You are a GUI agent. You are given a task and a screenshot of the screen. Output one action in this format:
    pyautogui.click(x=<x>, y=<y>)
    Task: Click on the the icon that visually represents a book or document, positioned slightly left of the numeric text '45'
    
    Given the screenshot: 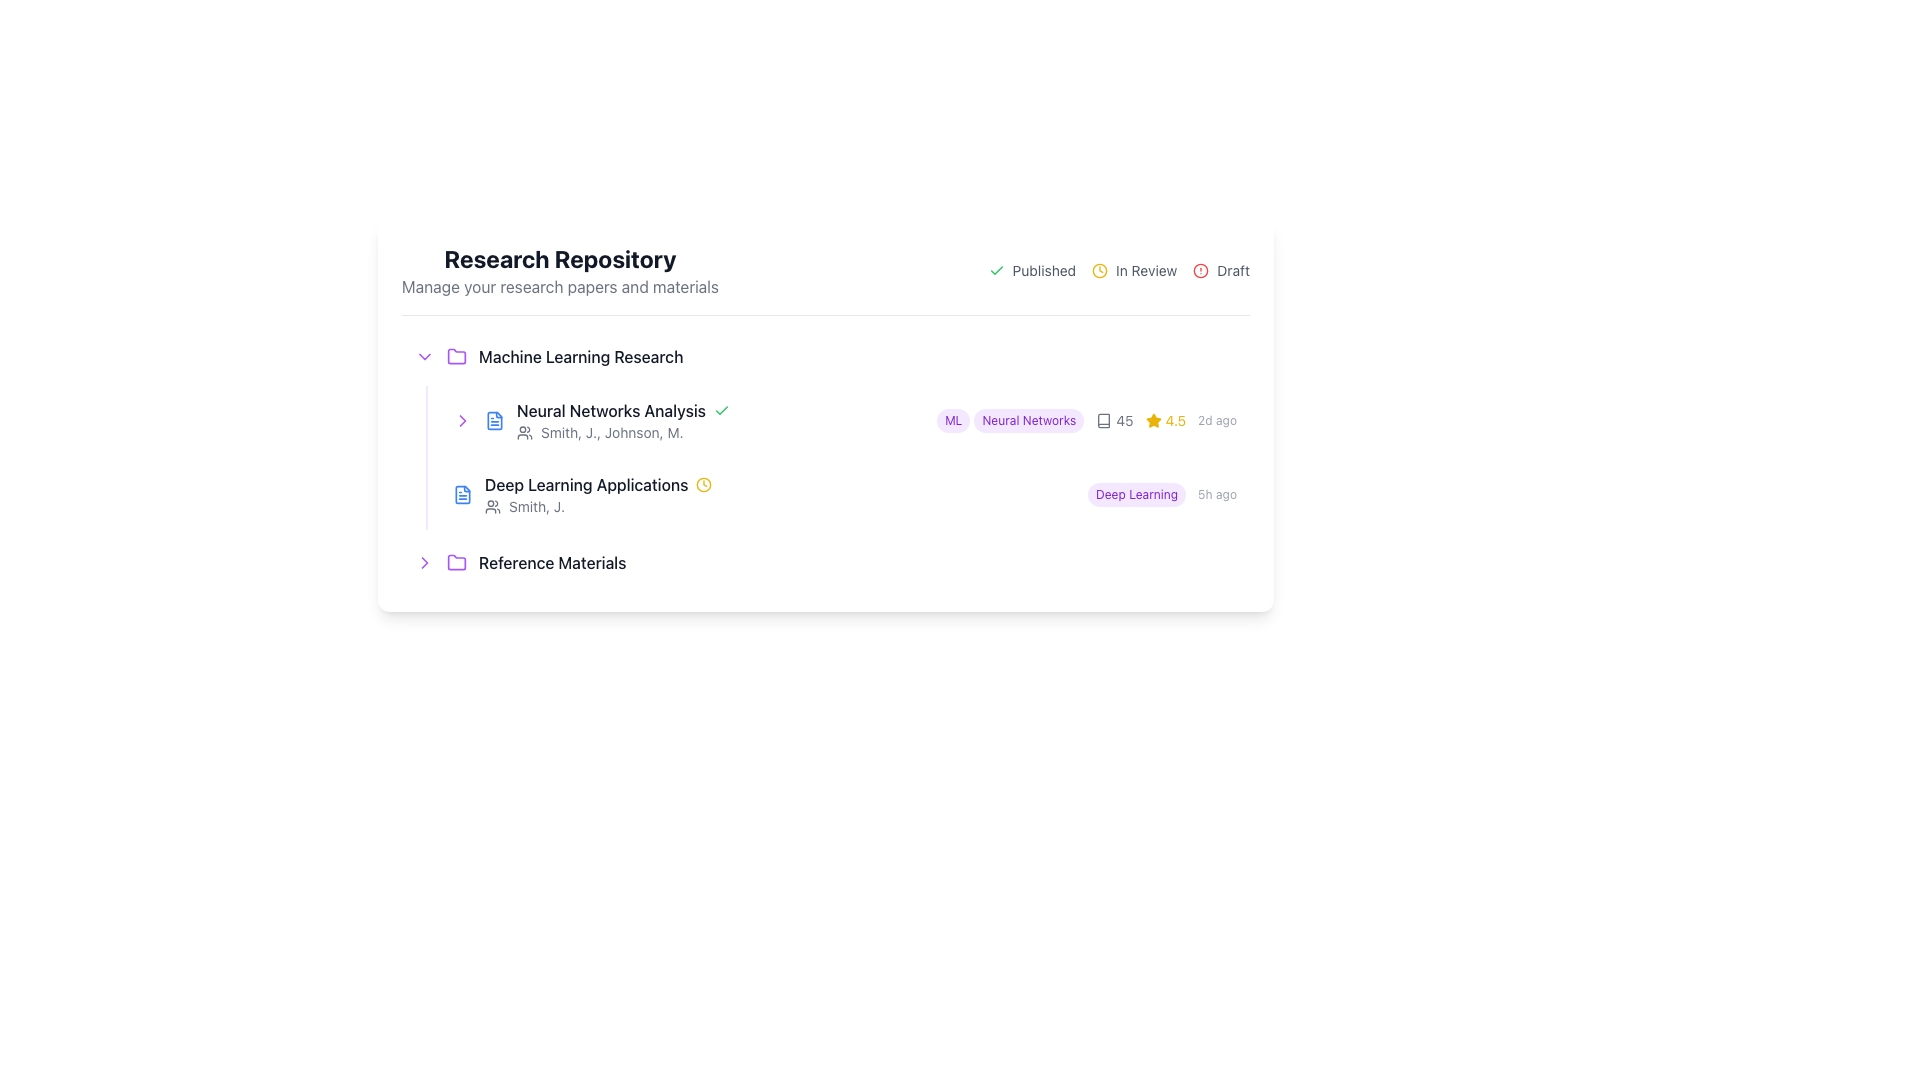 What is the action you would take?
    pyautogui.click(x=1103, y=419)
    